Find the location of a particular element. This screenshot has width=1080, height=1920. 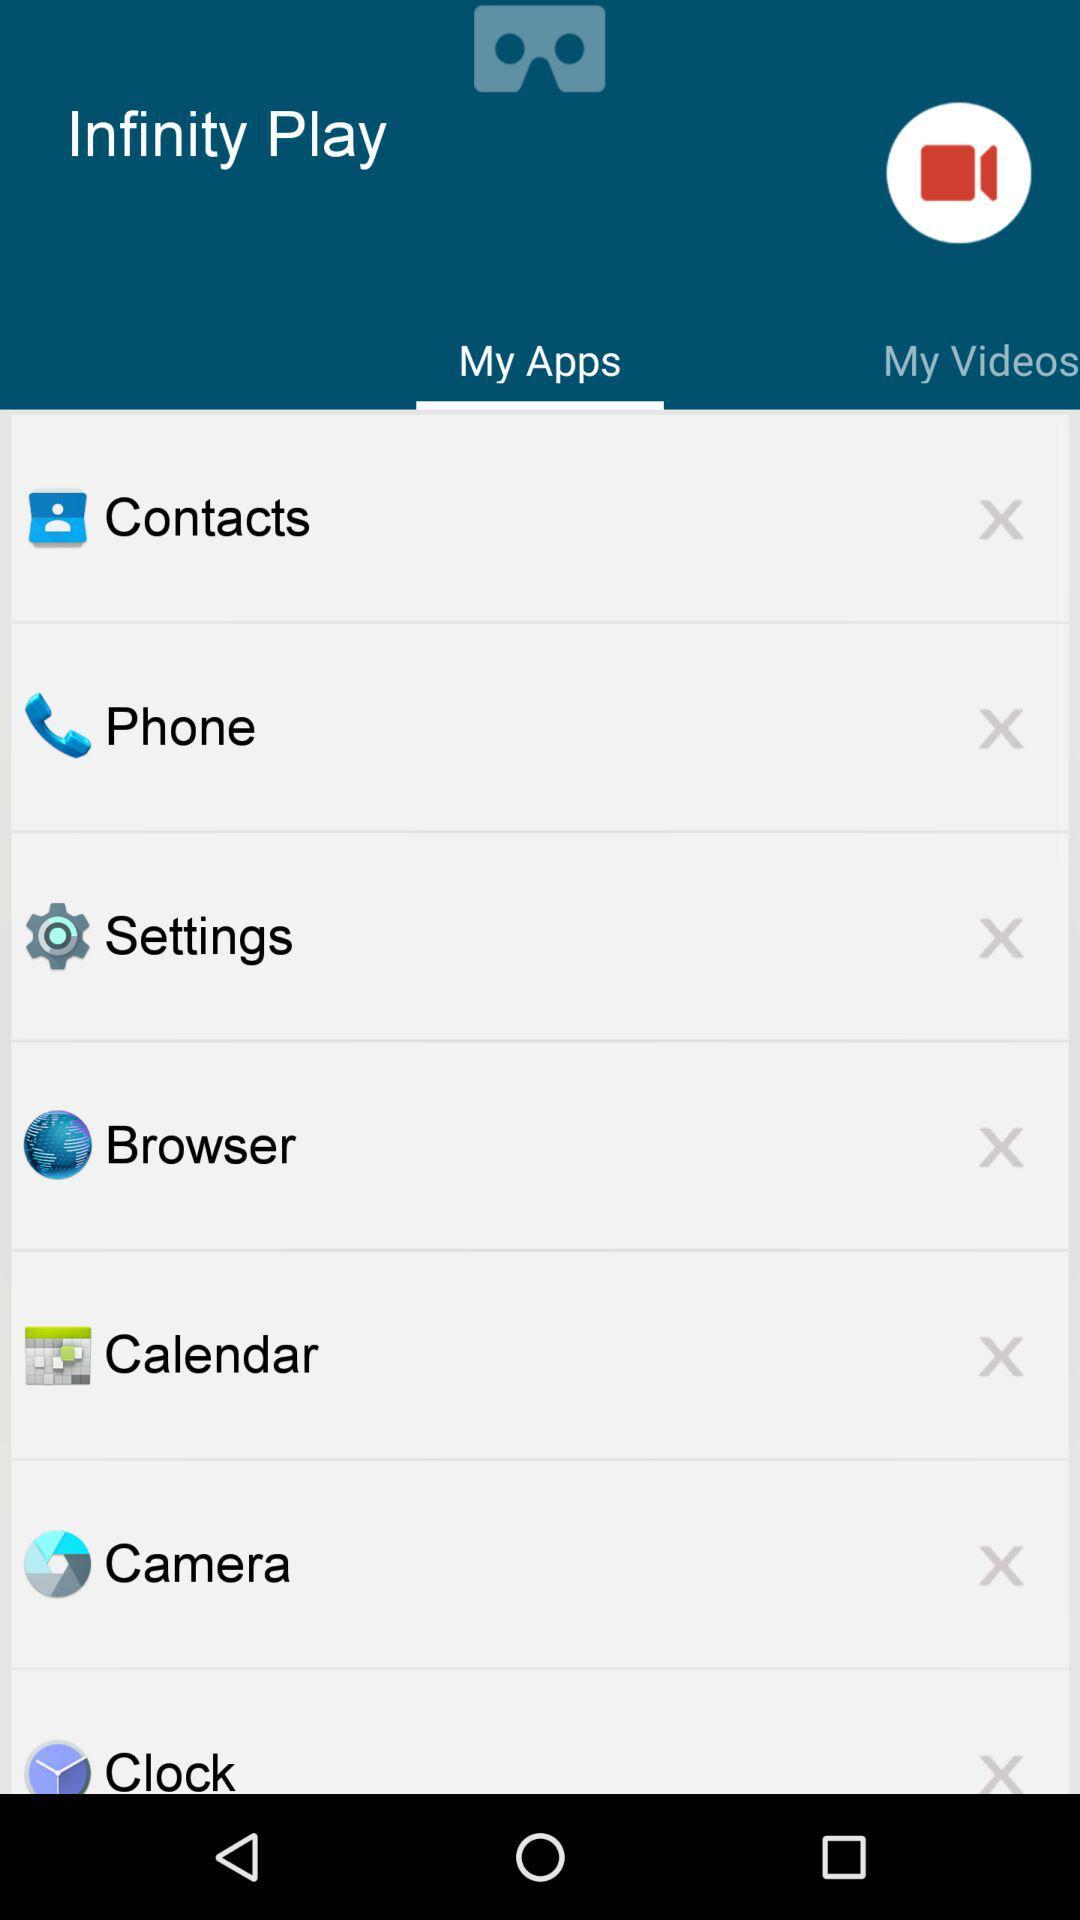

manage clock is located at coordinates (56, 1765).